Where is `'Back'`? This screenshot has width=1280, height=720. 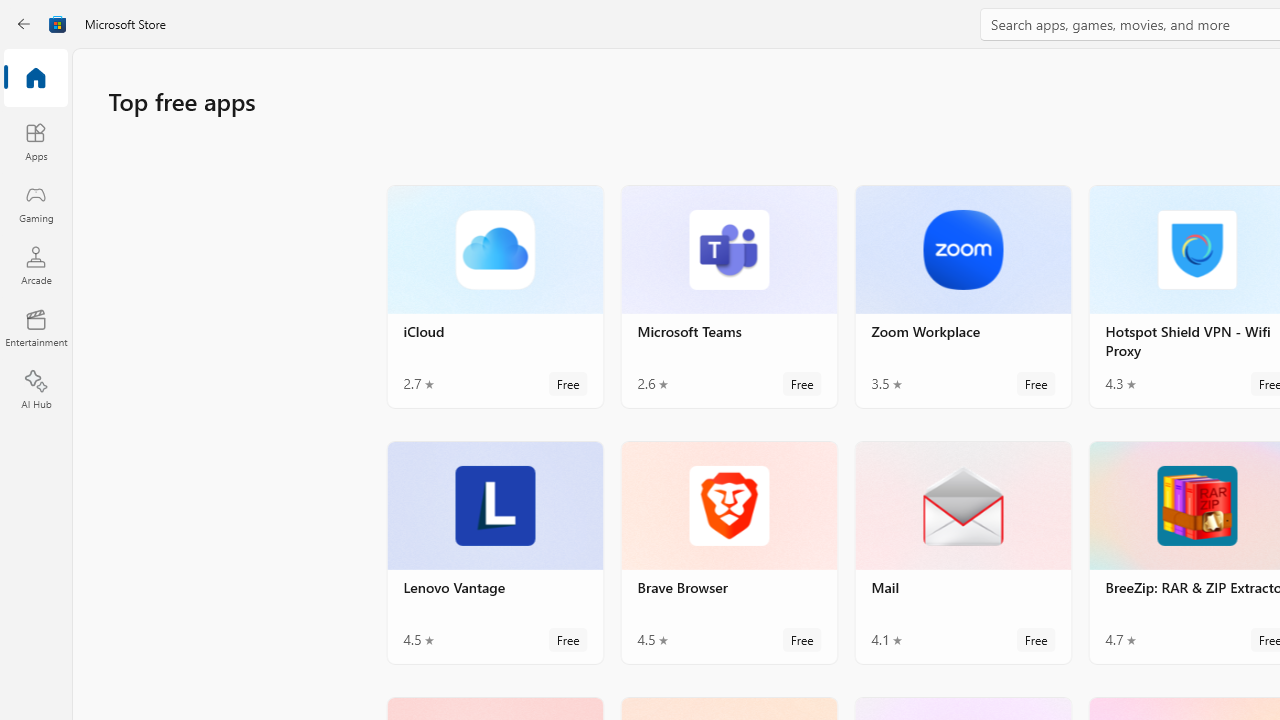
'Back' is located at coordinates (24, 24).